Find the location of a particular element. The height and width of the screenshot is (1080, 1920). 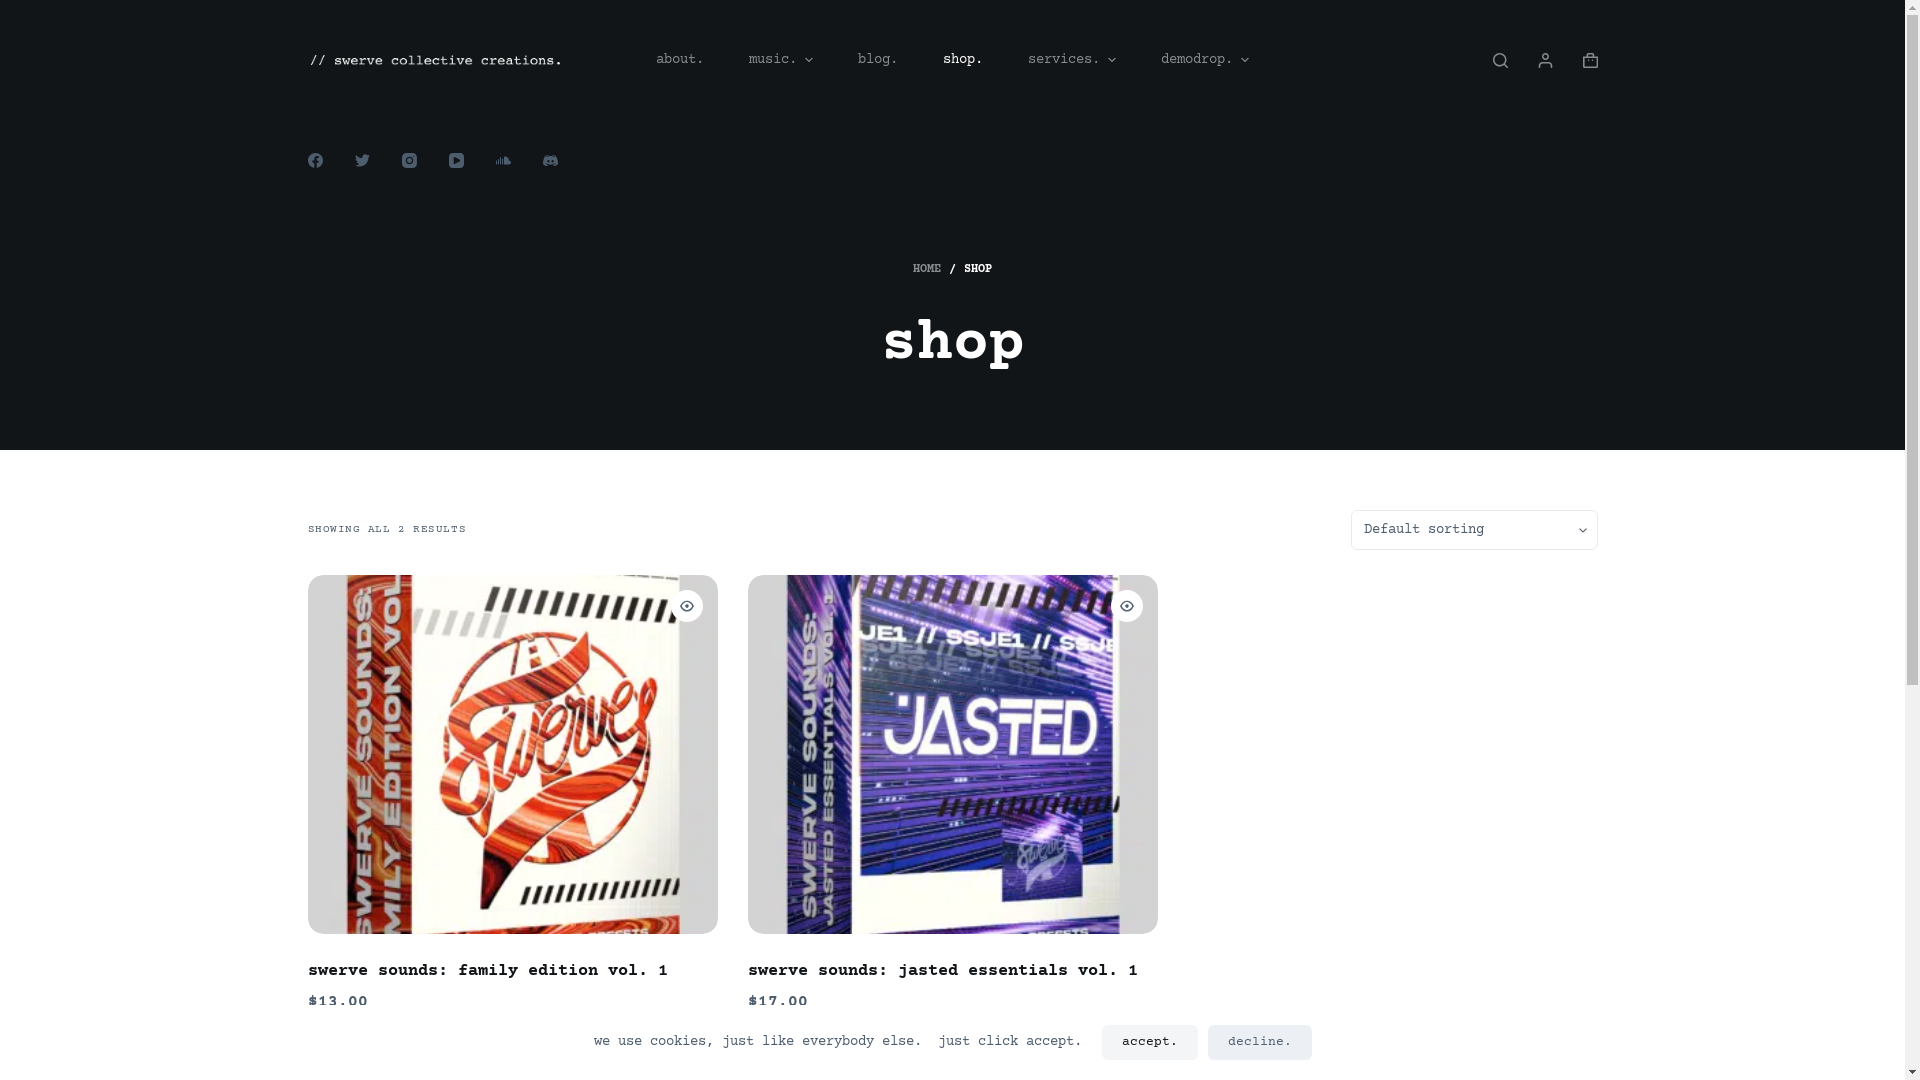

'accept.' is located at coordinates (1150, 1041).